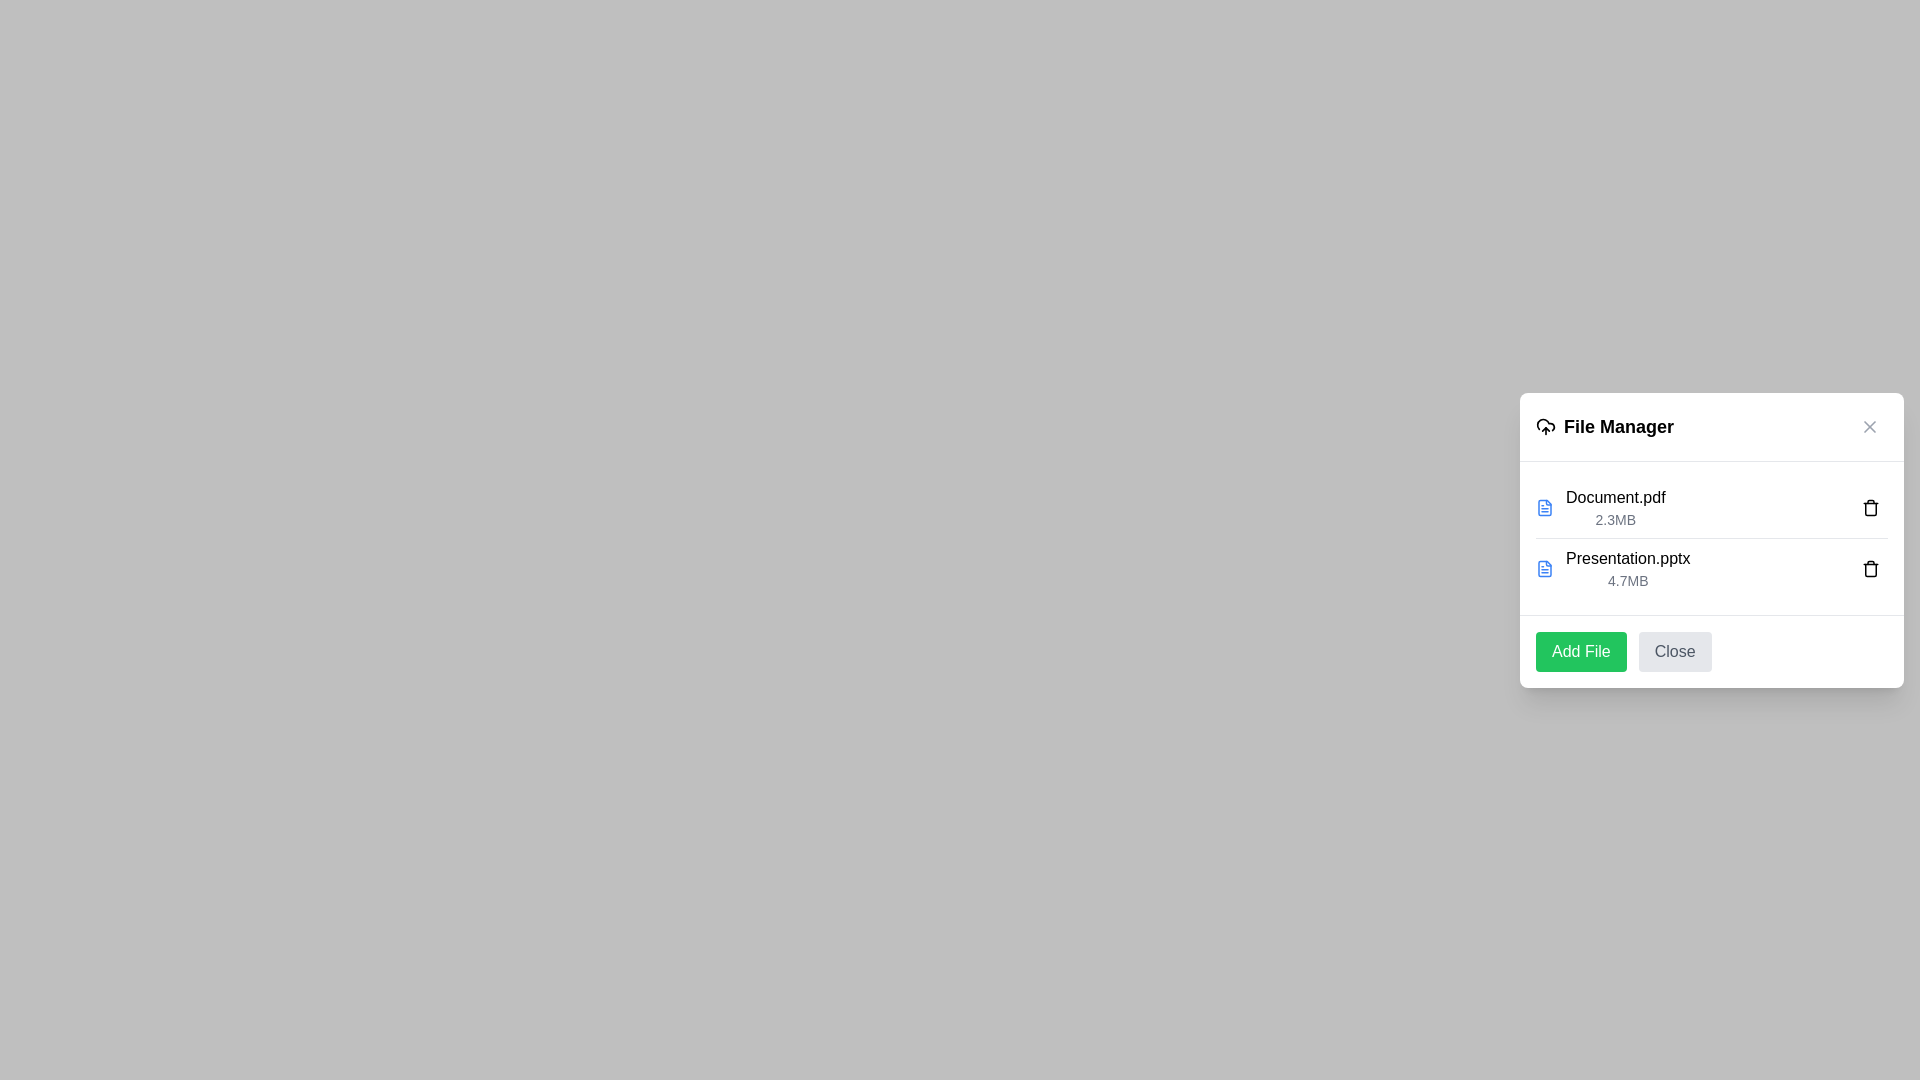 This screenshot has width=1920, height=1080. Describe the element at coordinates (1869, 424) in the screenshot. I see `the close button ('X') located at the upper right corner of the 'File Manager' heading` at that location.